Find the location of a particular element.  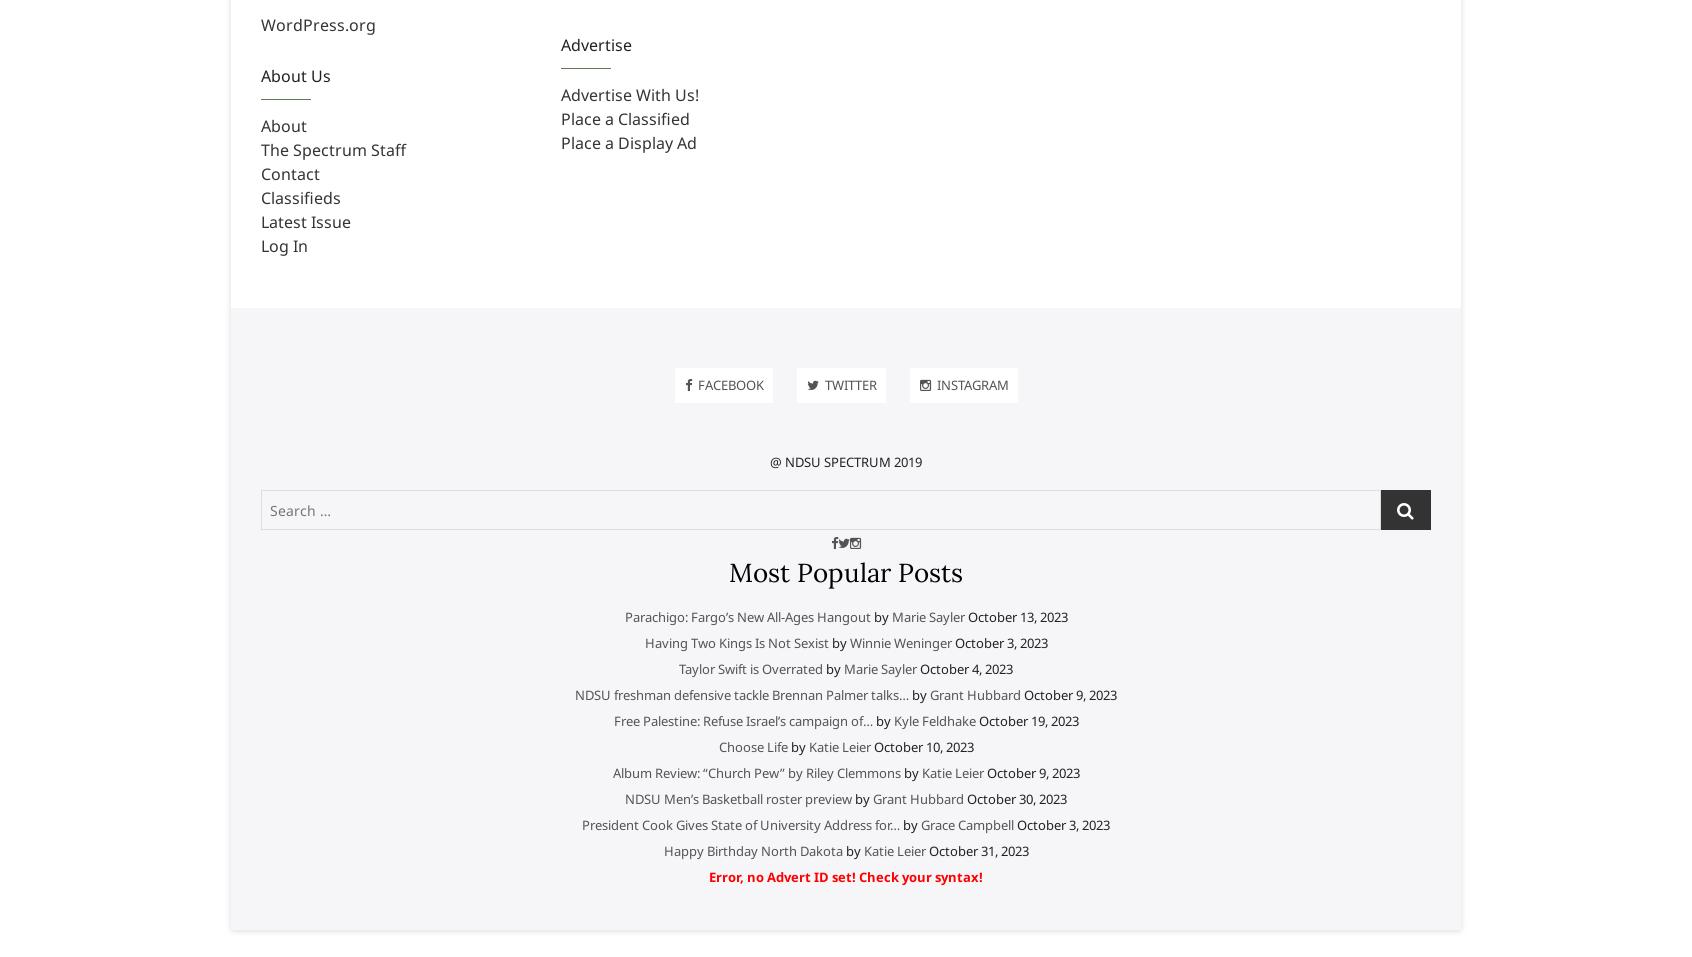

'October 4, 2023' is located at coordinates (966, 668).